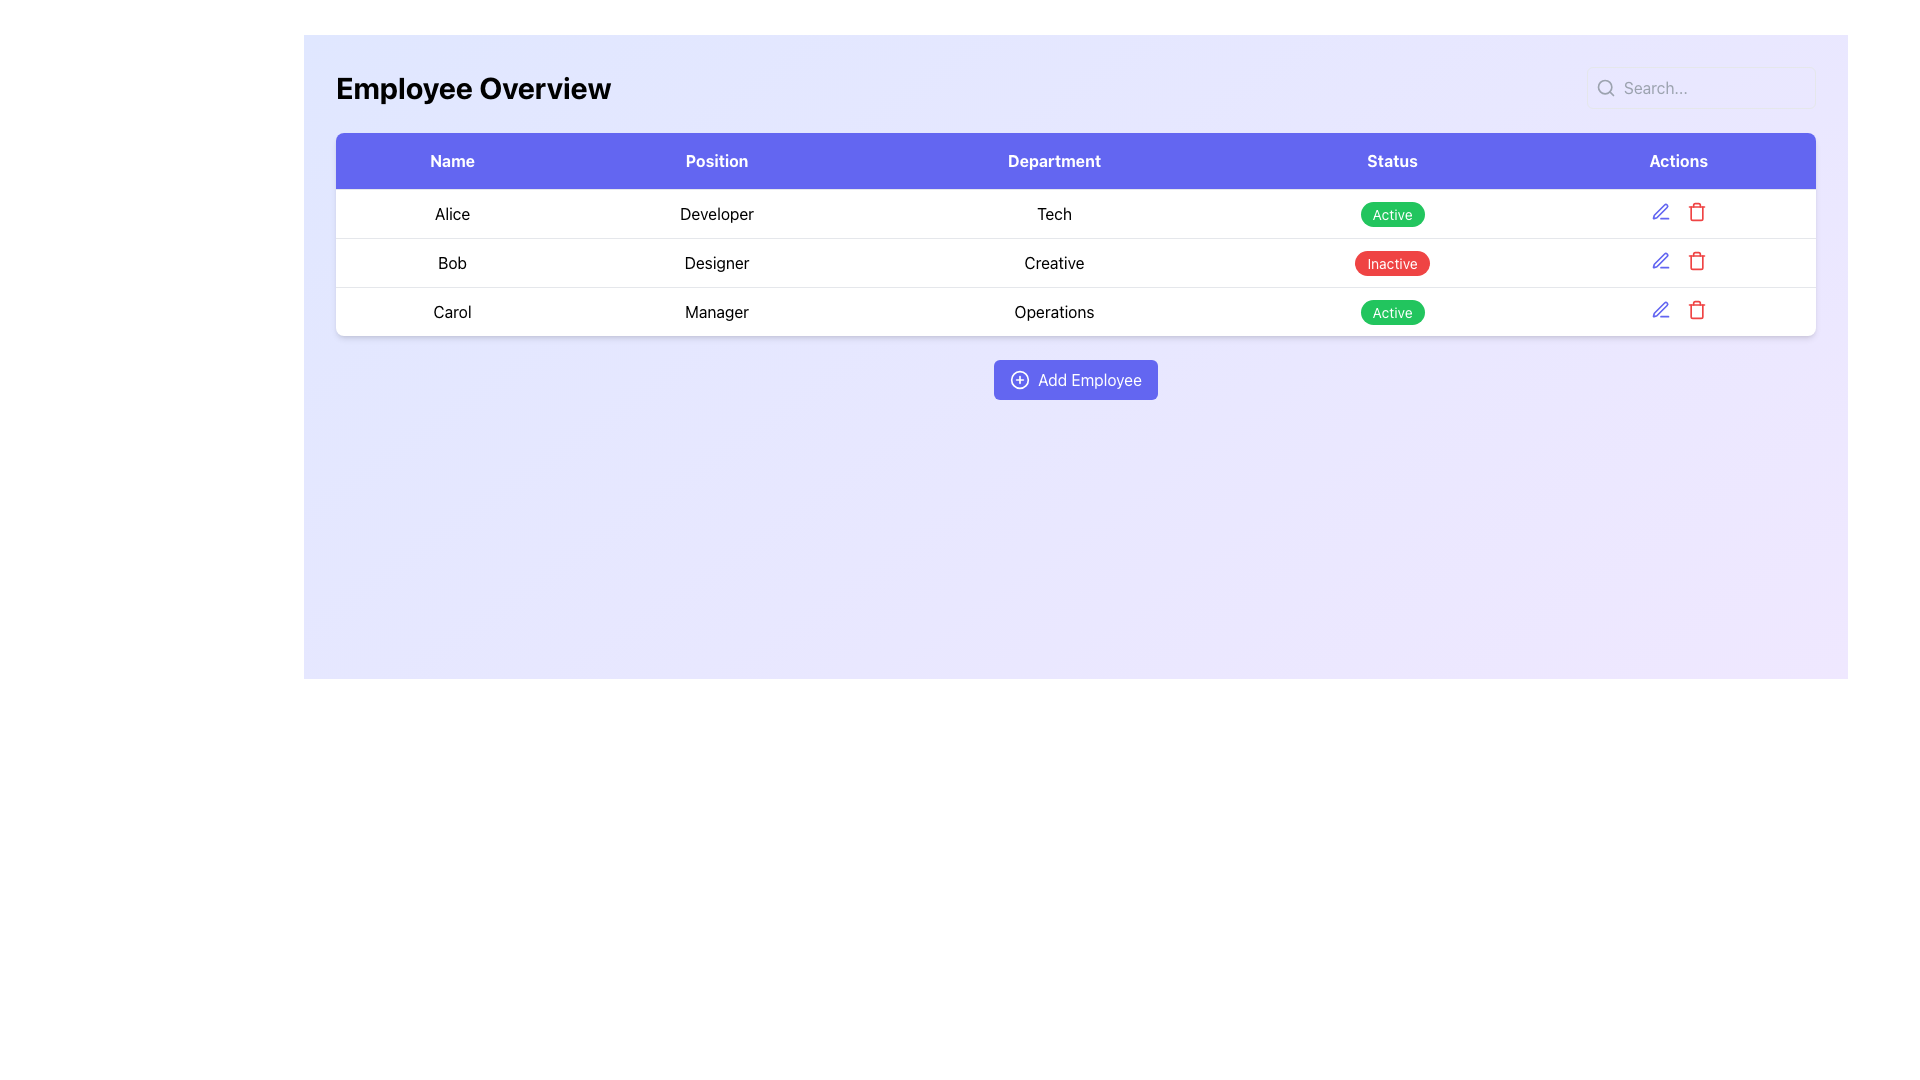 The image size is (1920, 1080). Describe the element at coordinates (1074, 380) in the screenshot. I see `the button located below the employee listing table` at that location.